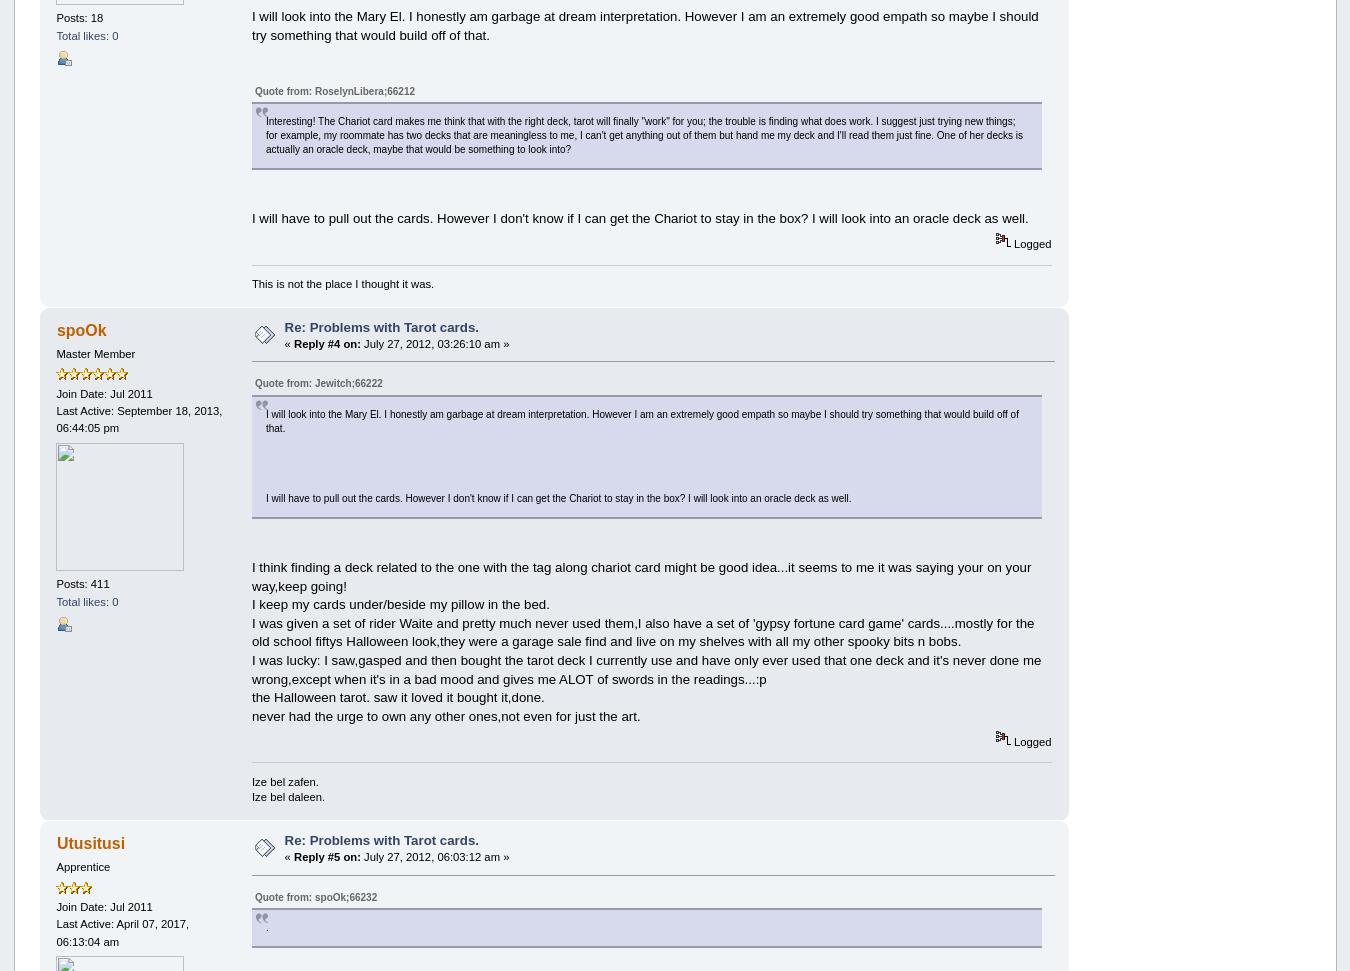 This screenshot has height=971, width=1350. I want to click on 'This is not the place I thought it was.', so click(342, 282).